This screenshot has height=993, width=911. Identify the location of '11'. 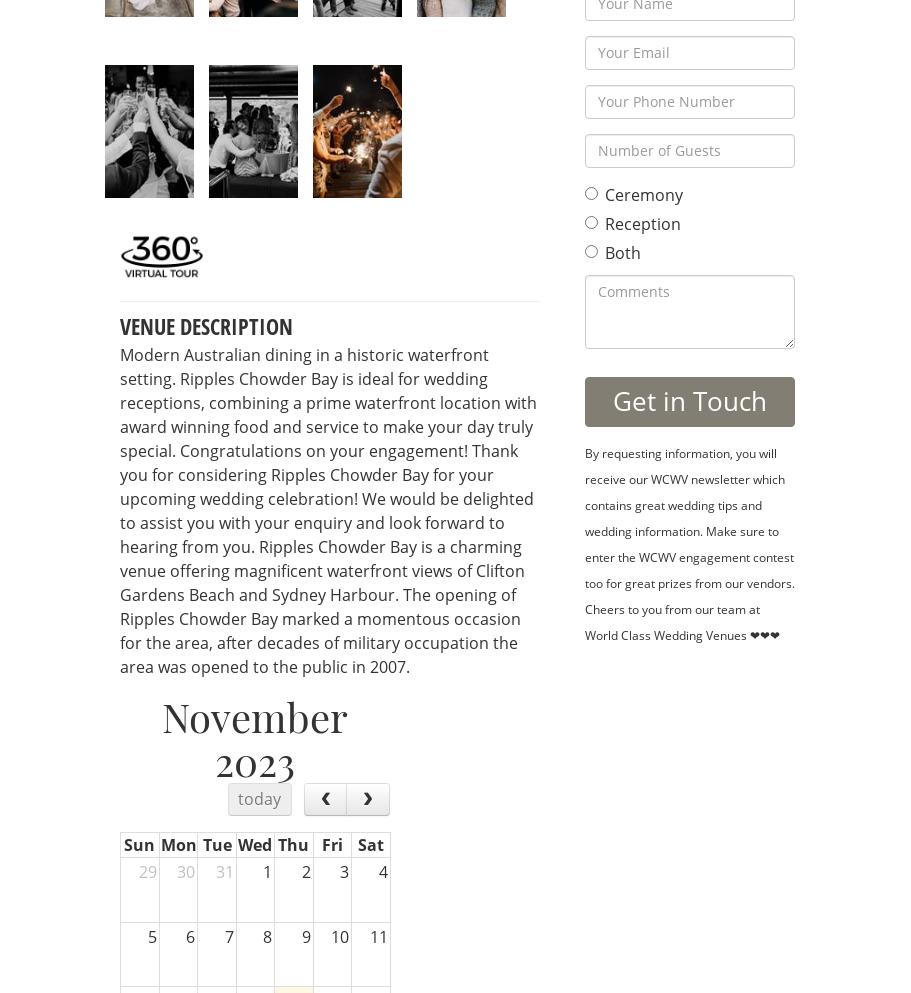
(377, 935).